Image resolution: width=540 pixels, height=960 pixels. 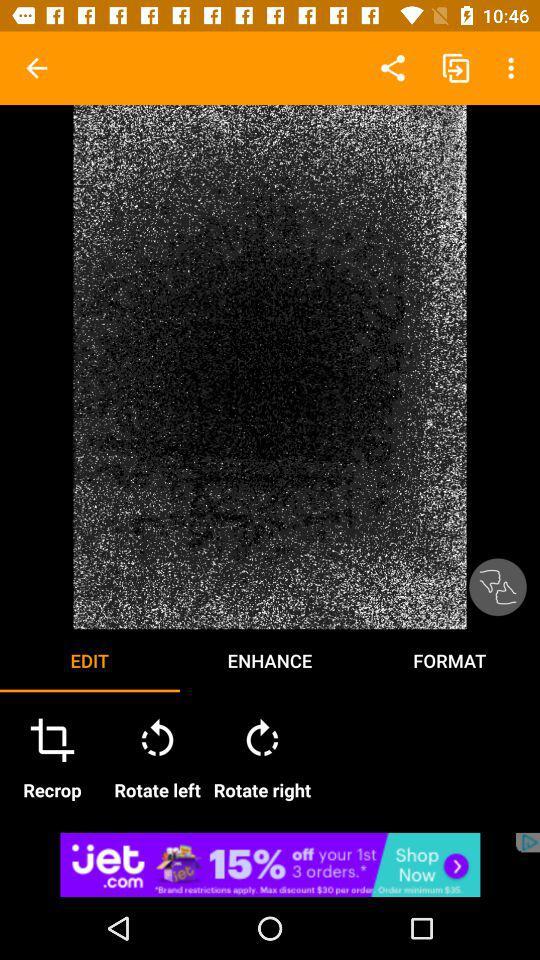 I want to click on open advertisement, so click(x=270, y=863).